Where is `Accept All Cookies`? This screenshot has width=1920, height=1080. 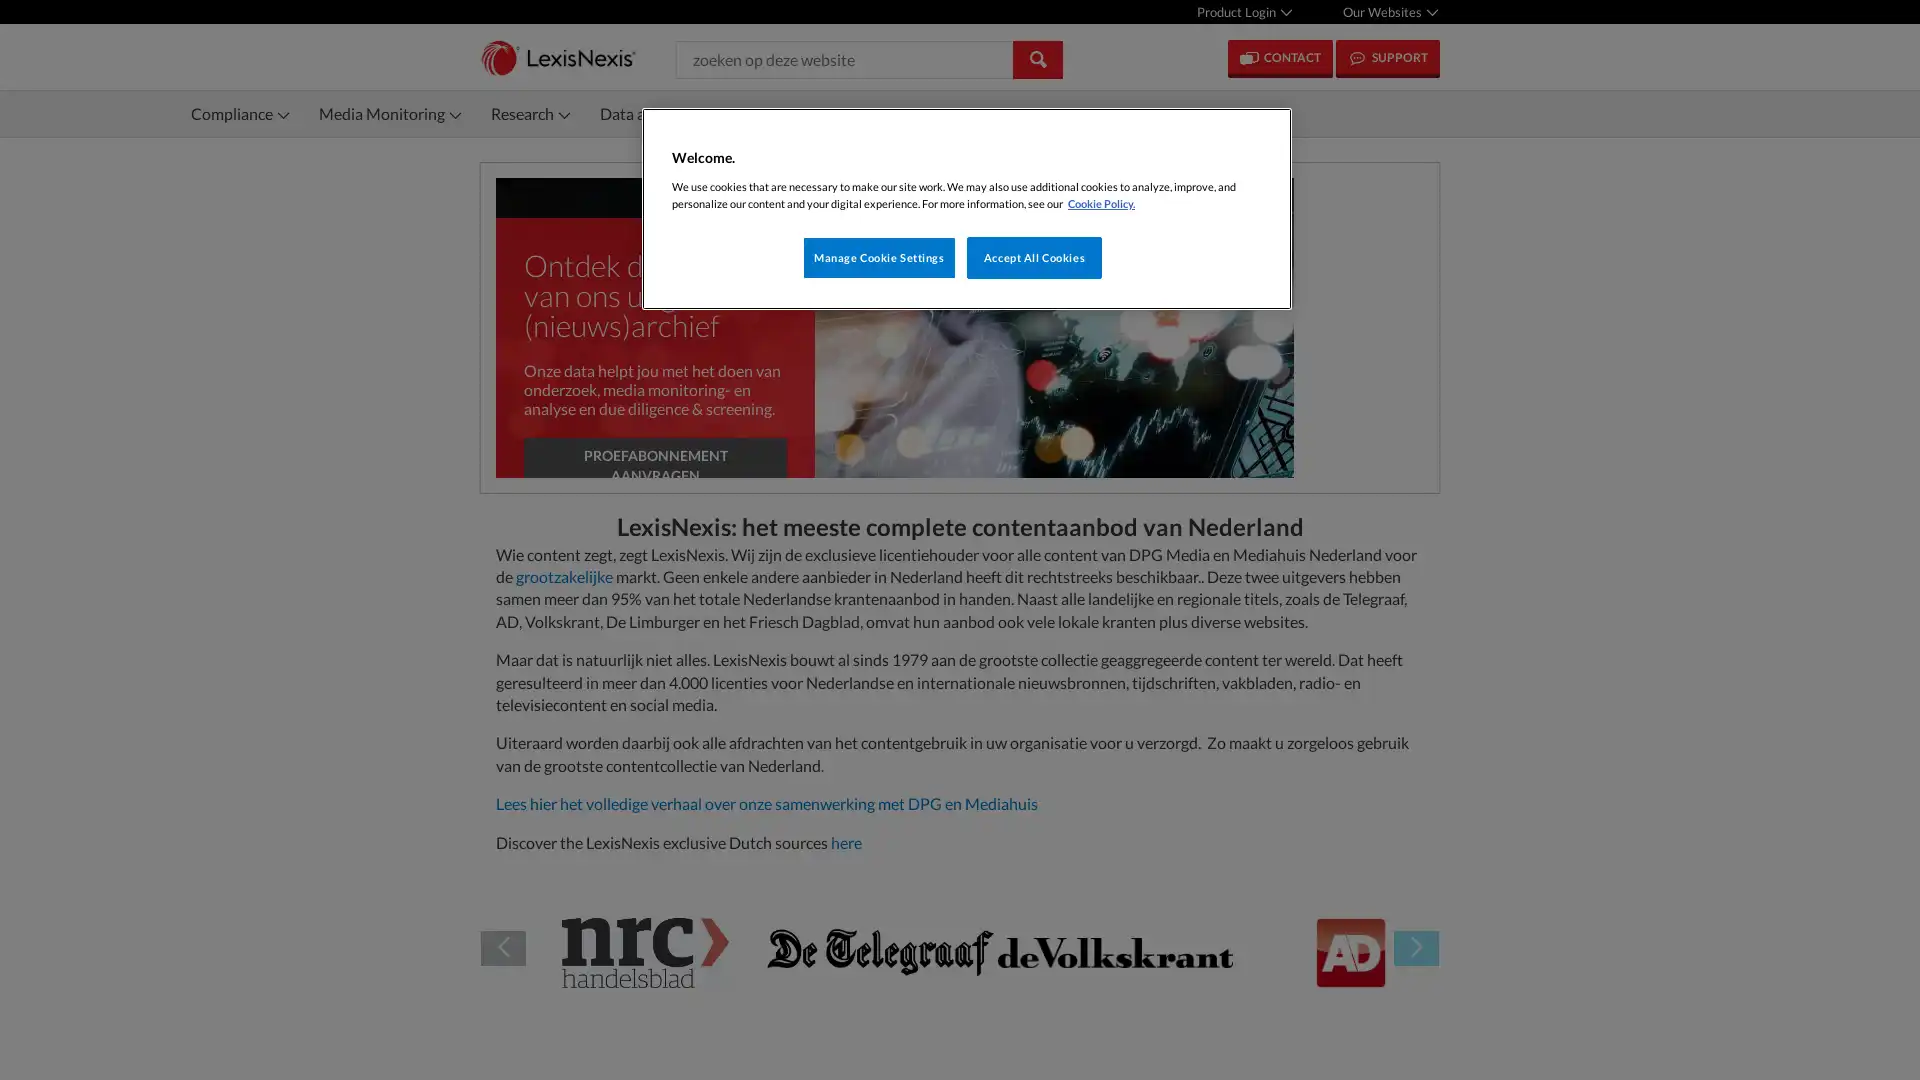
Accept All Cookies is located at coordinates (1034, 256).